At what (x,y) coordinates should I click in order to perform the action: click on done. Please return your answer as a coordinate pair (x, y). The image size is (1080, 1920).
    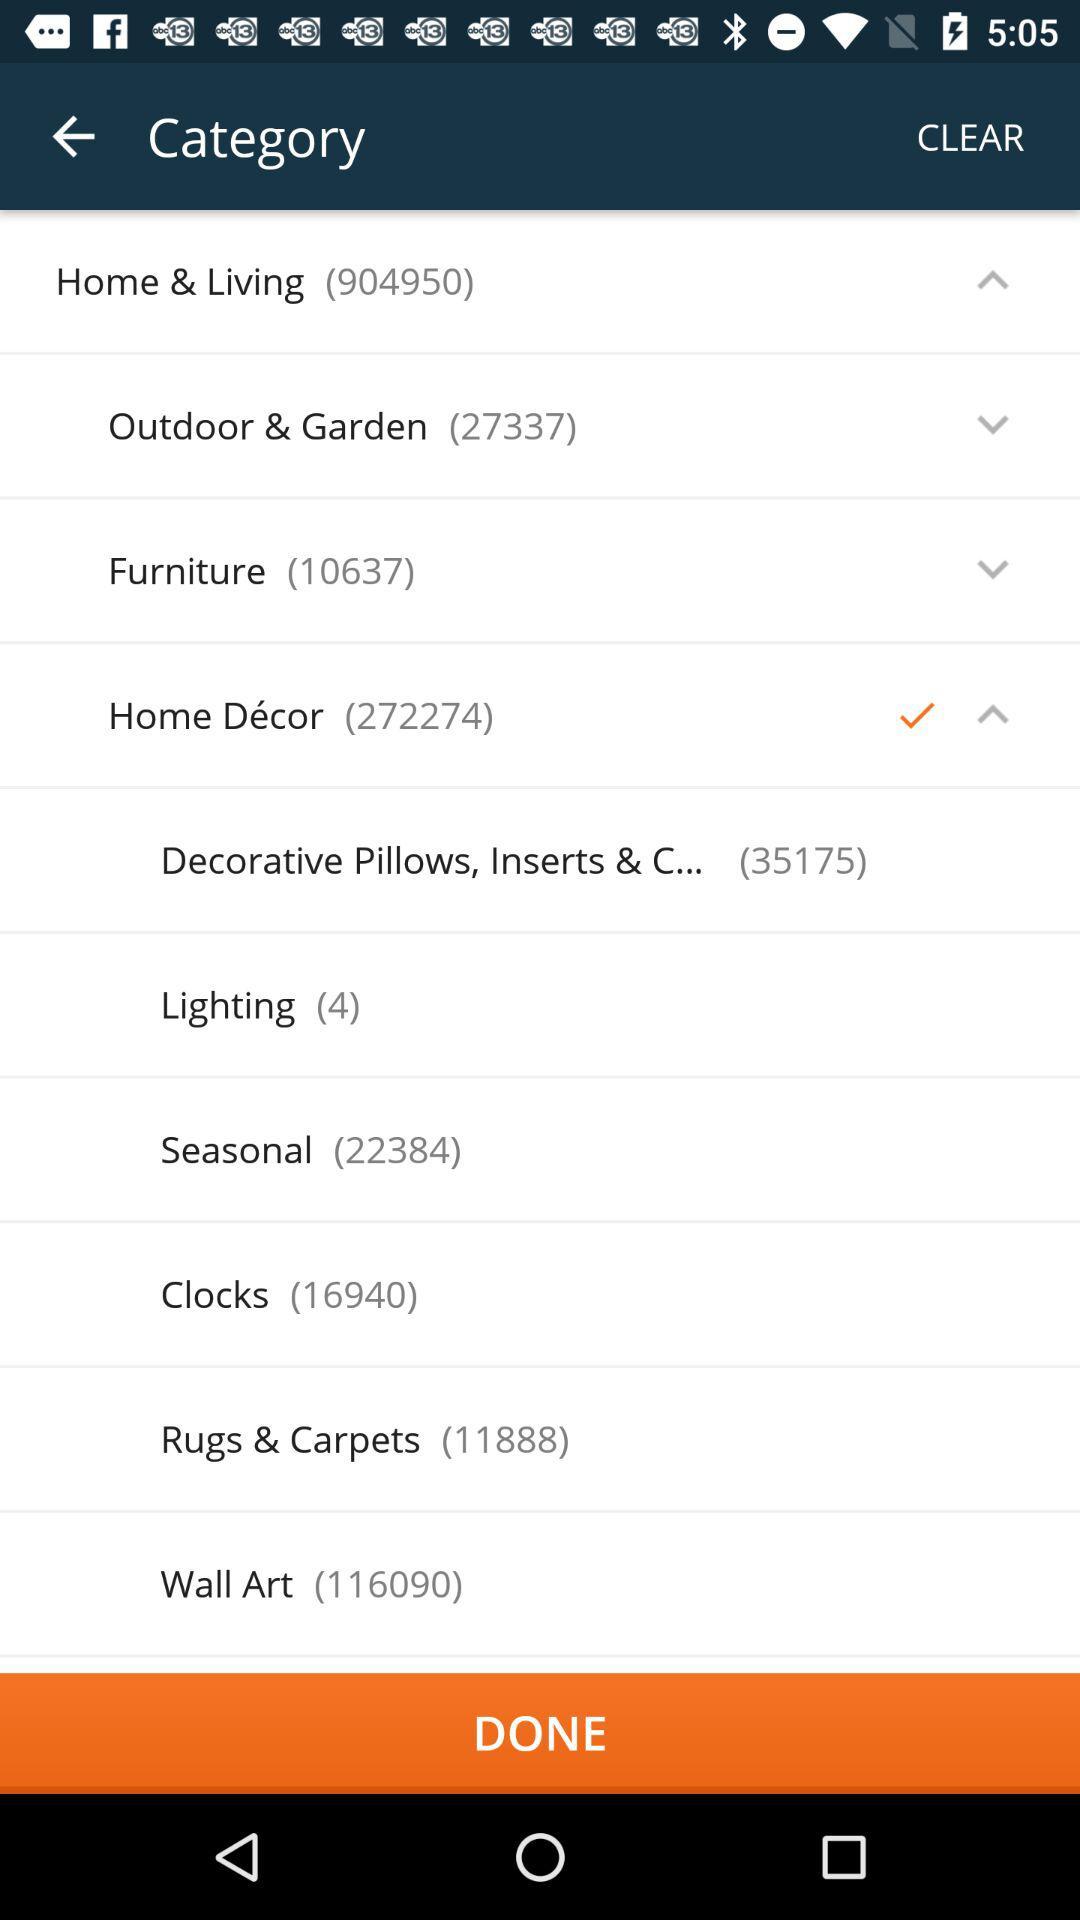
    Looking at the image, I should click on (540, 1732).